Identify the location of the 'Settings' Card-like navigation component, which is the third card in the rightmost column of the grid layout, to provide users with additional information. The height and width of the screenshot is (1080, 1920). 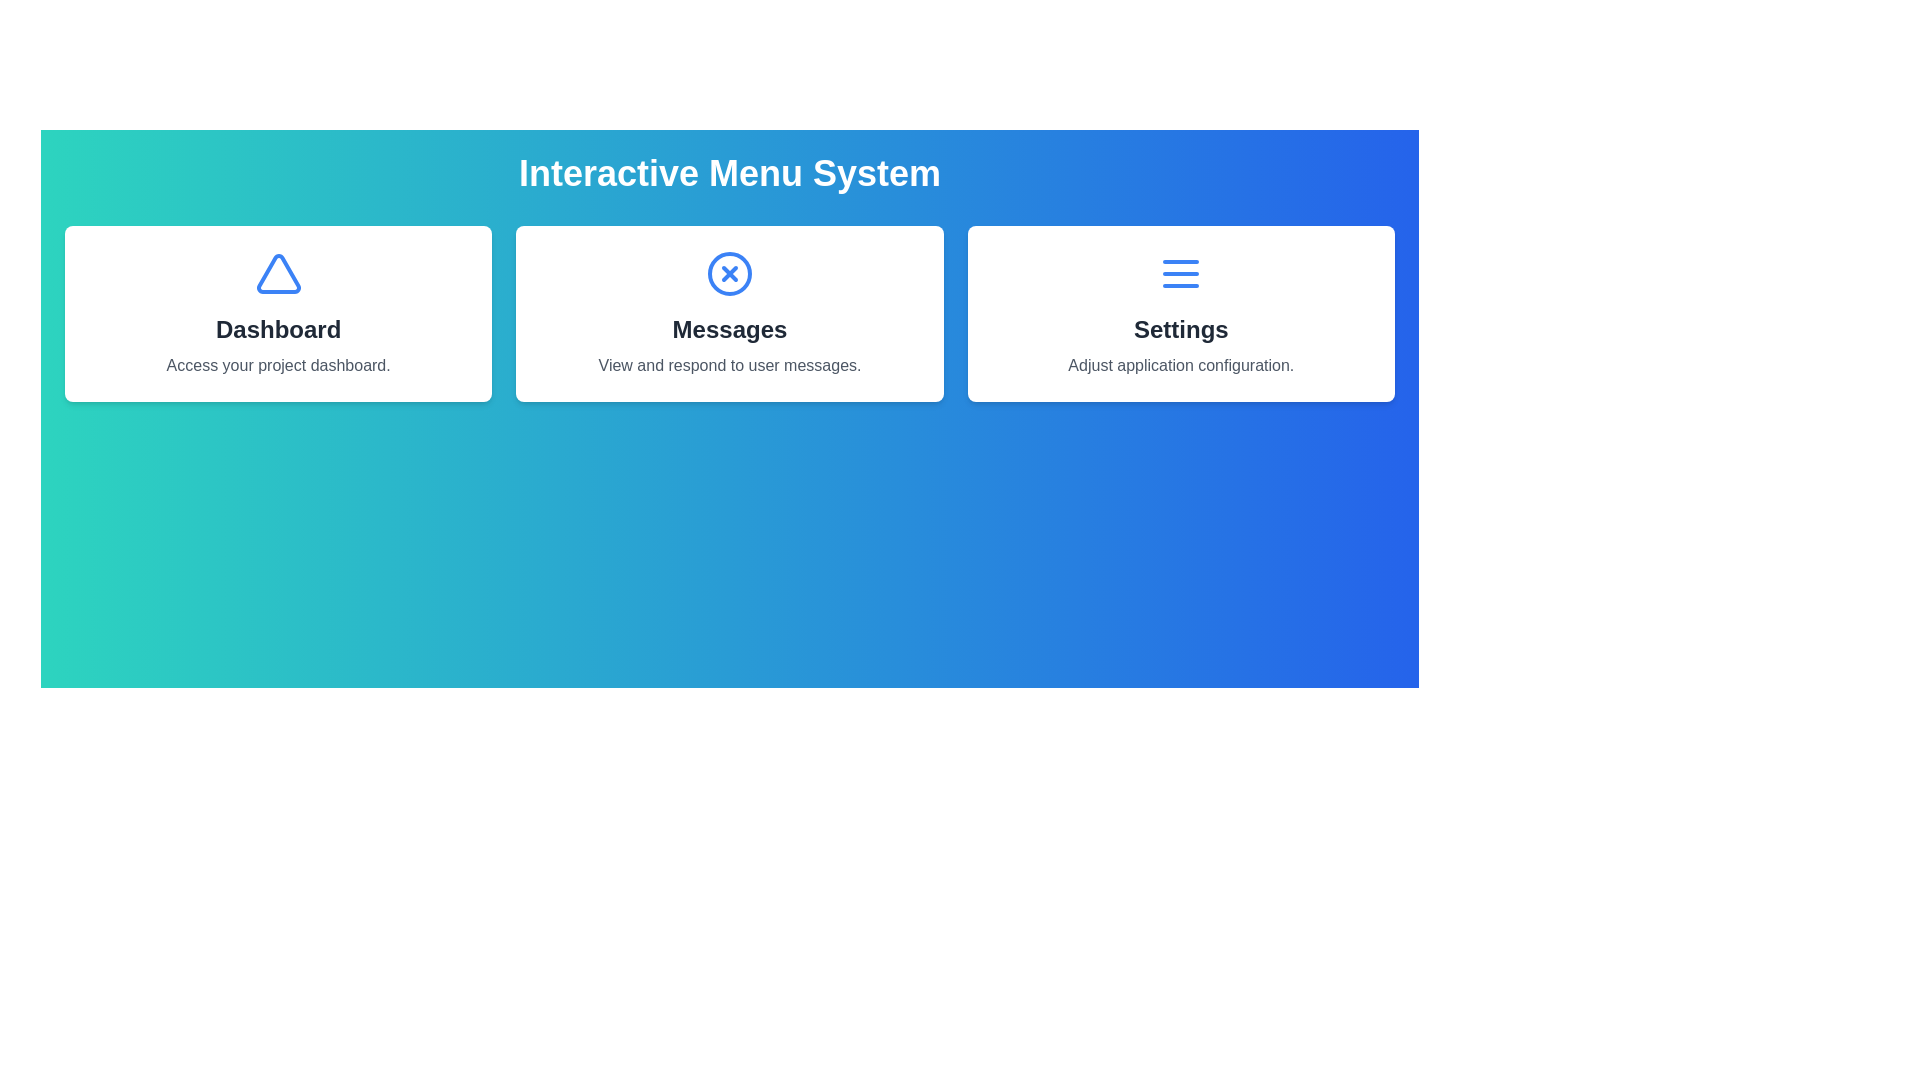
(1181, 313).